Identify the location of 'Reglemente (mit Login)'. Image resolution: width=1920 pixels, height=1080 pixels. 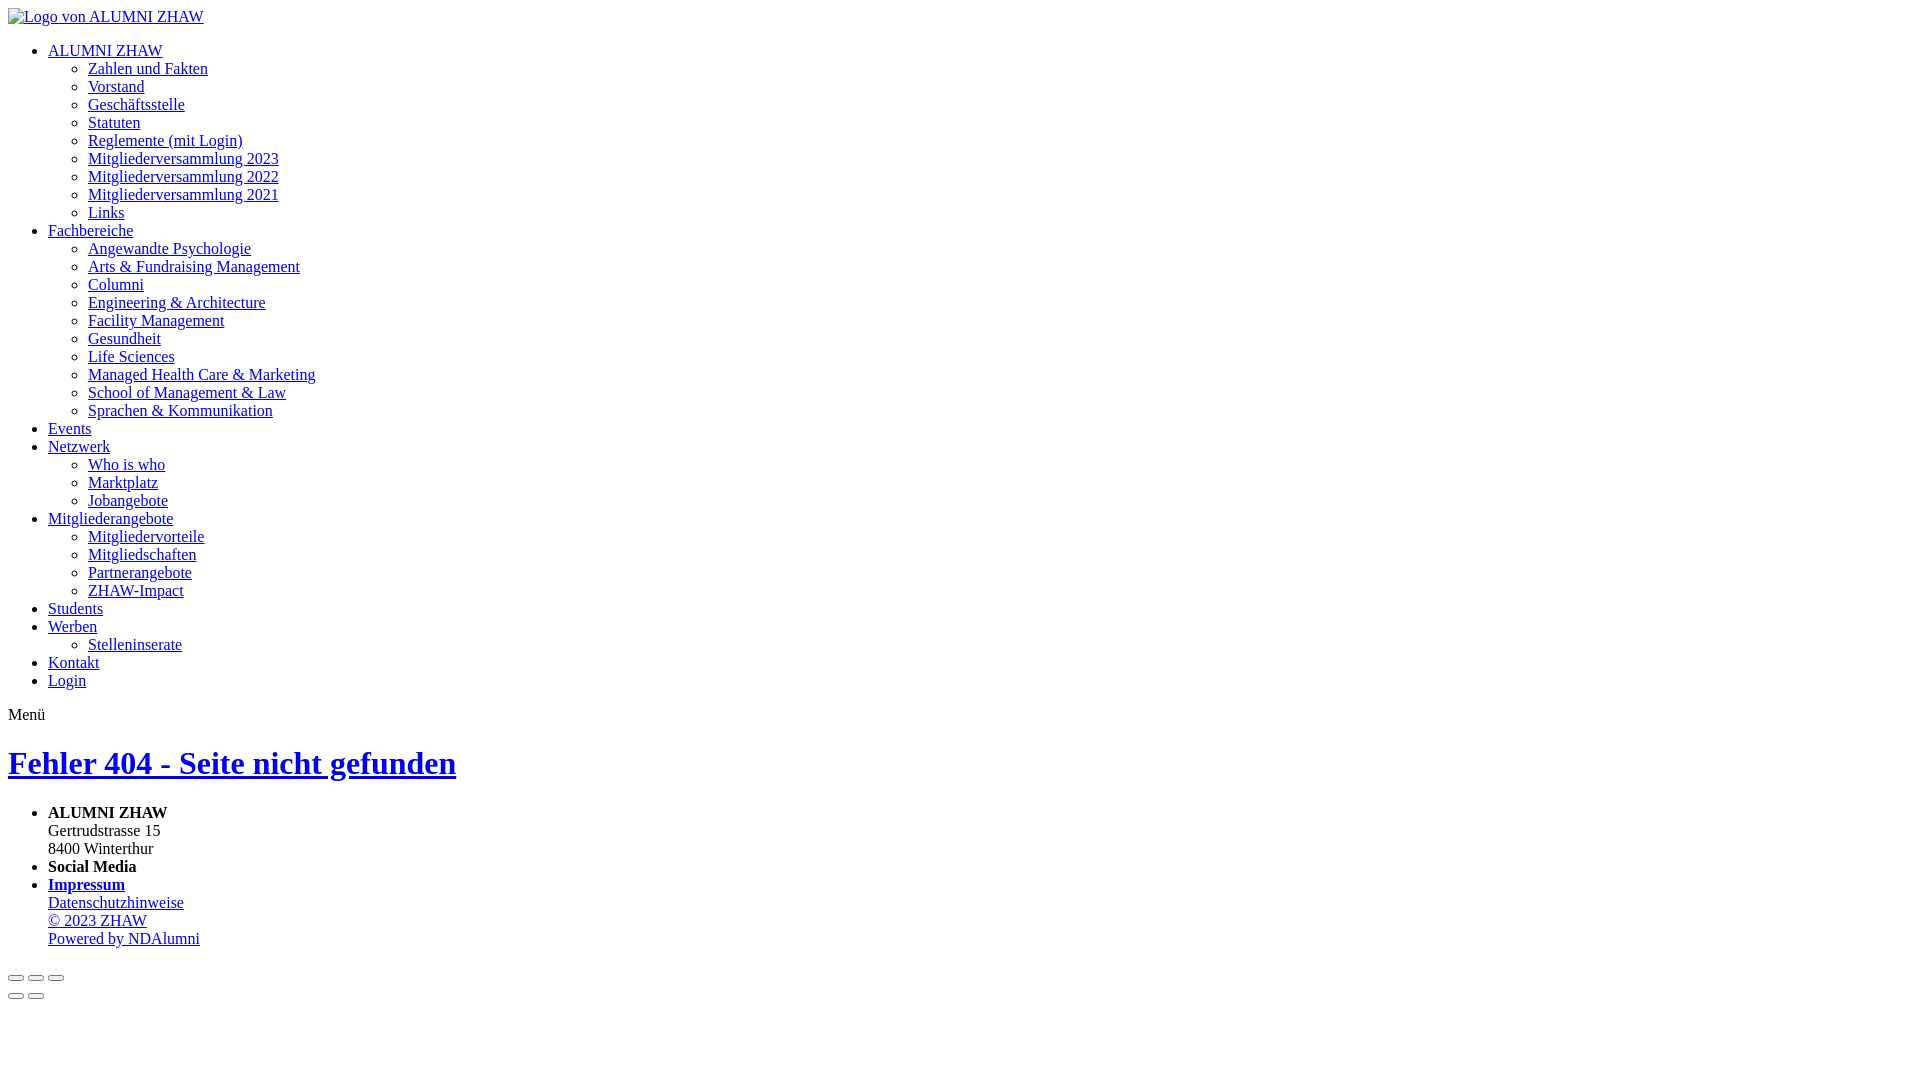
(165, 139).